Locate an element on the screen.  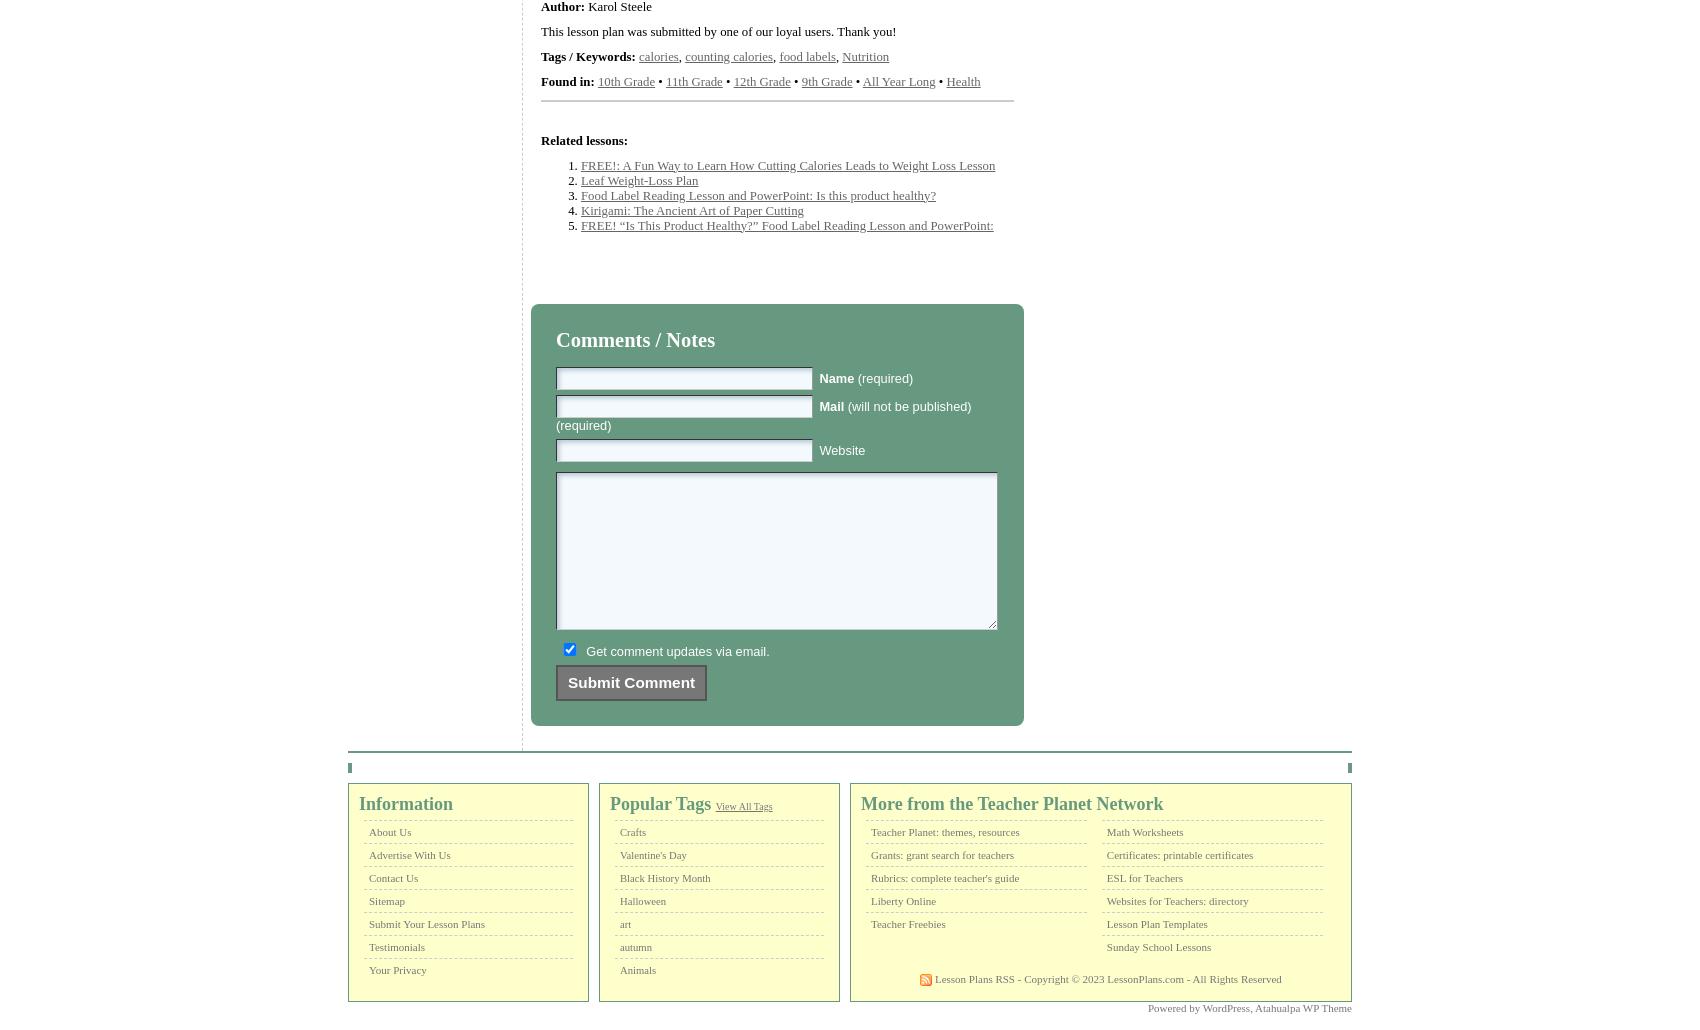
'Website' is located at coordinates (818, 448).